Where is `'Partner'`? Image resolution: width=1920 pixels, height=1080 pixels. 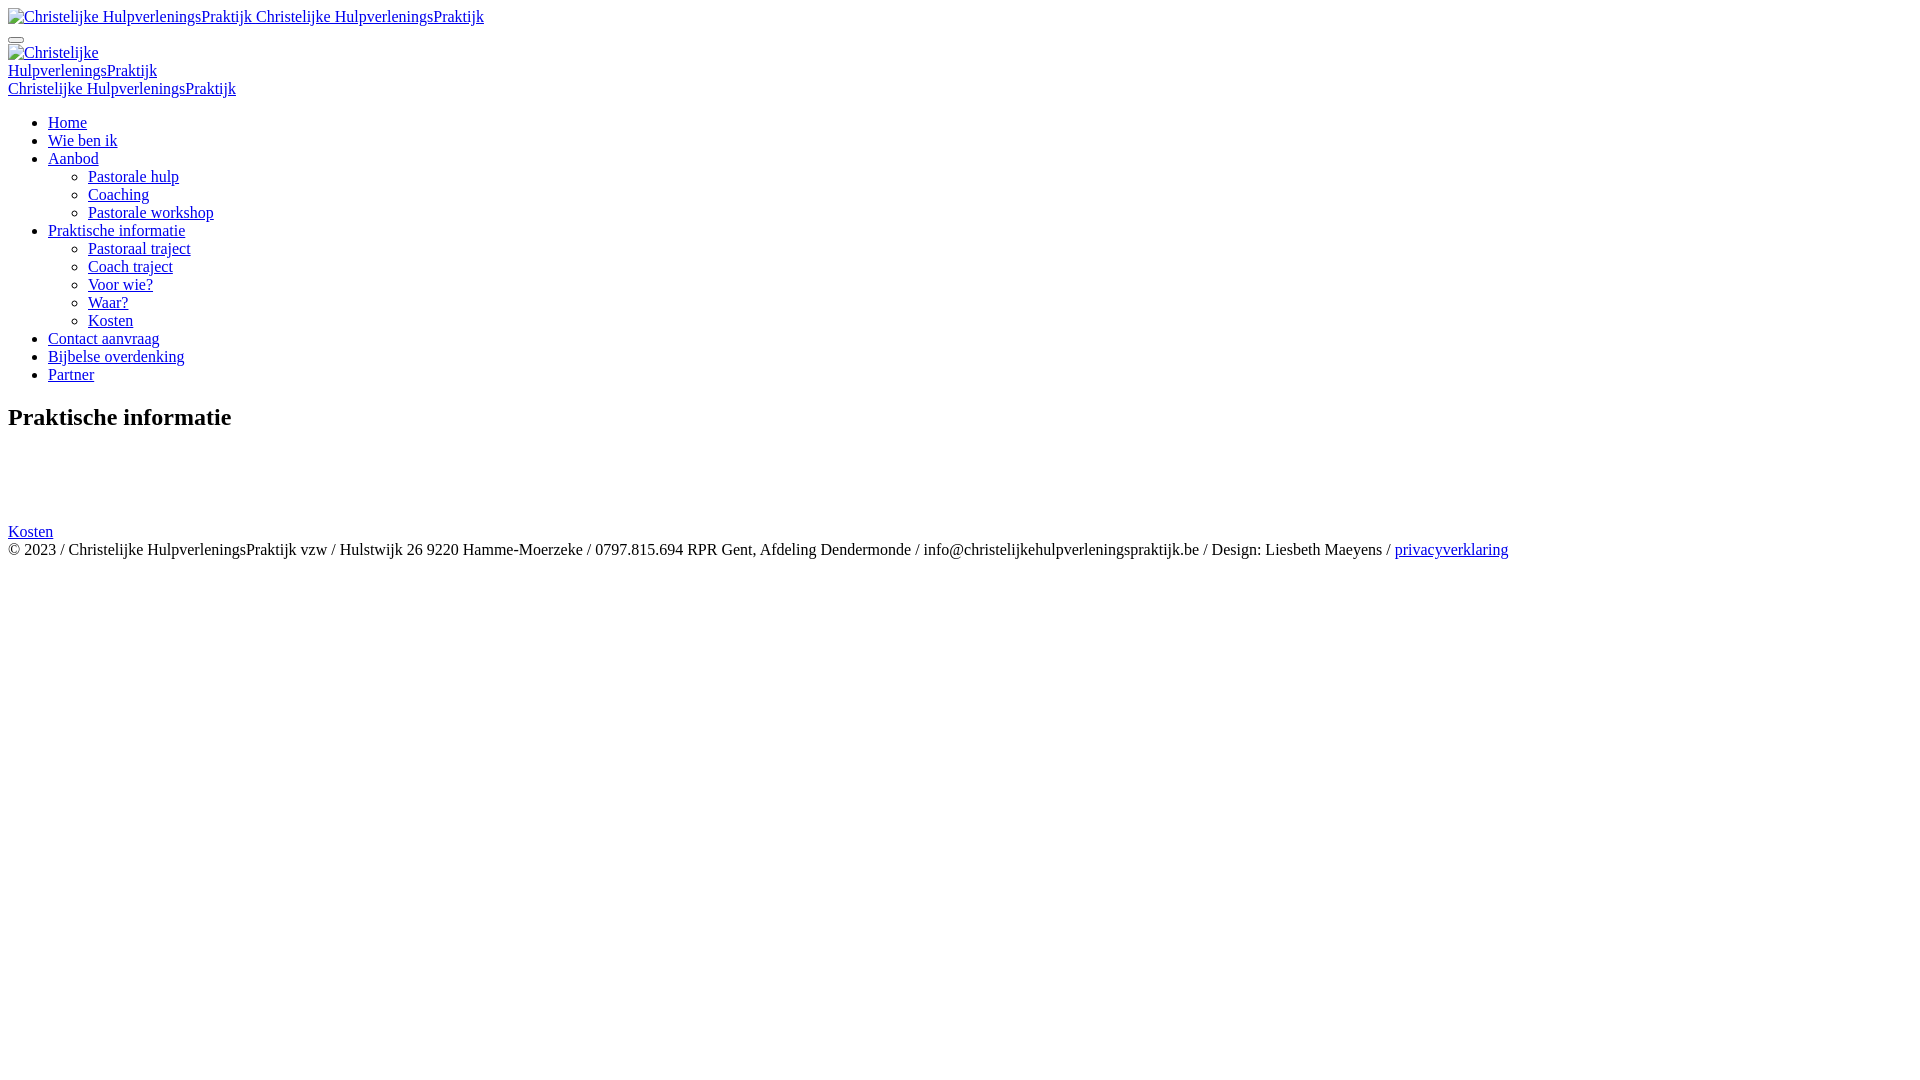
'Partner' is located at coordinates (71, 374).